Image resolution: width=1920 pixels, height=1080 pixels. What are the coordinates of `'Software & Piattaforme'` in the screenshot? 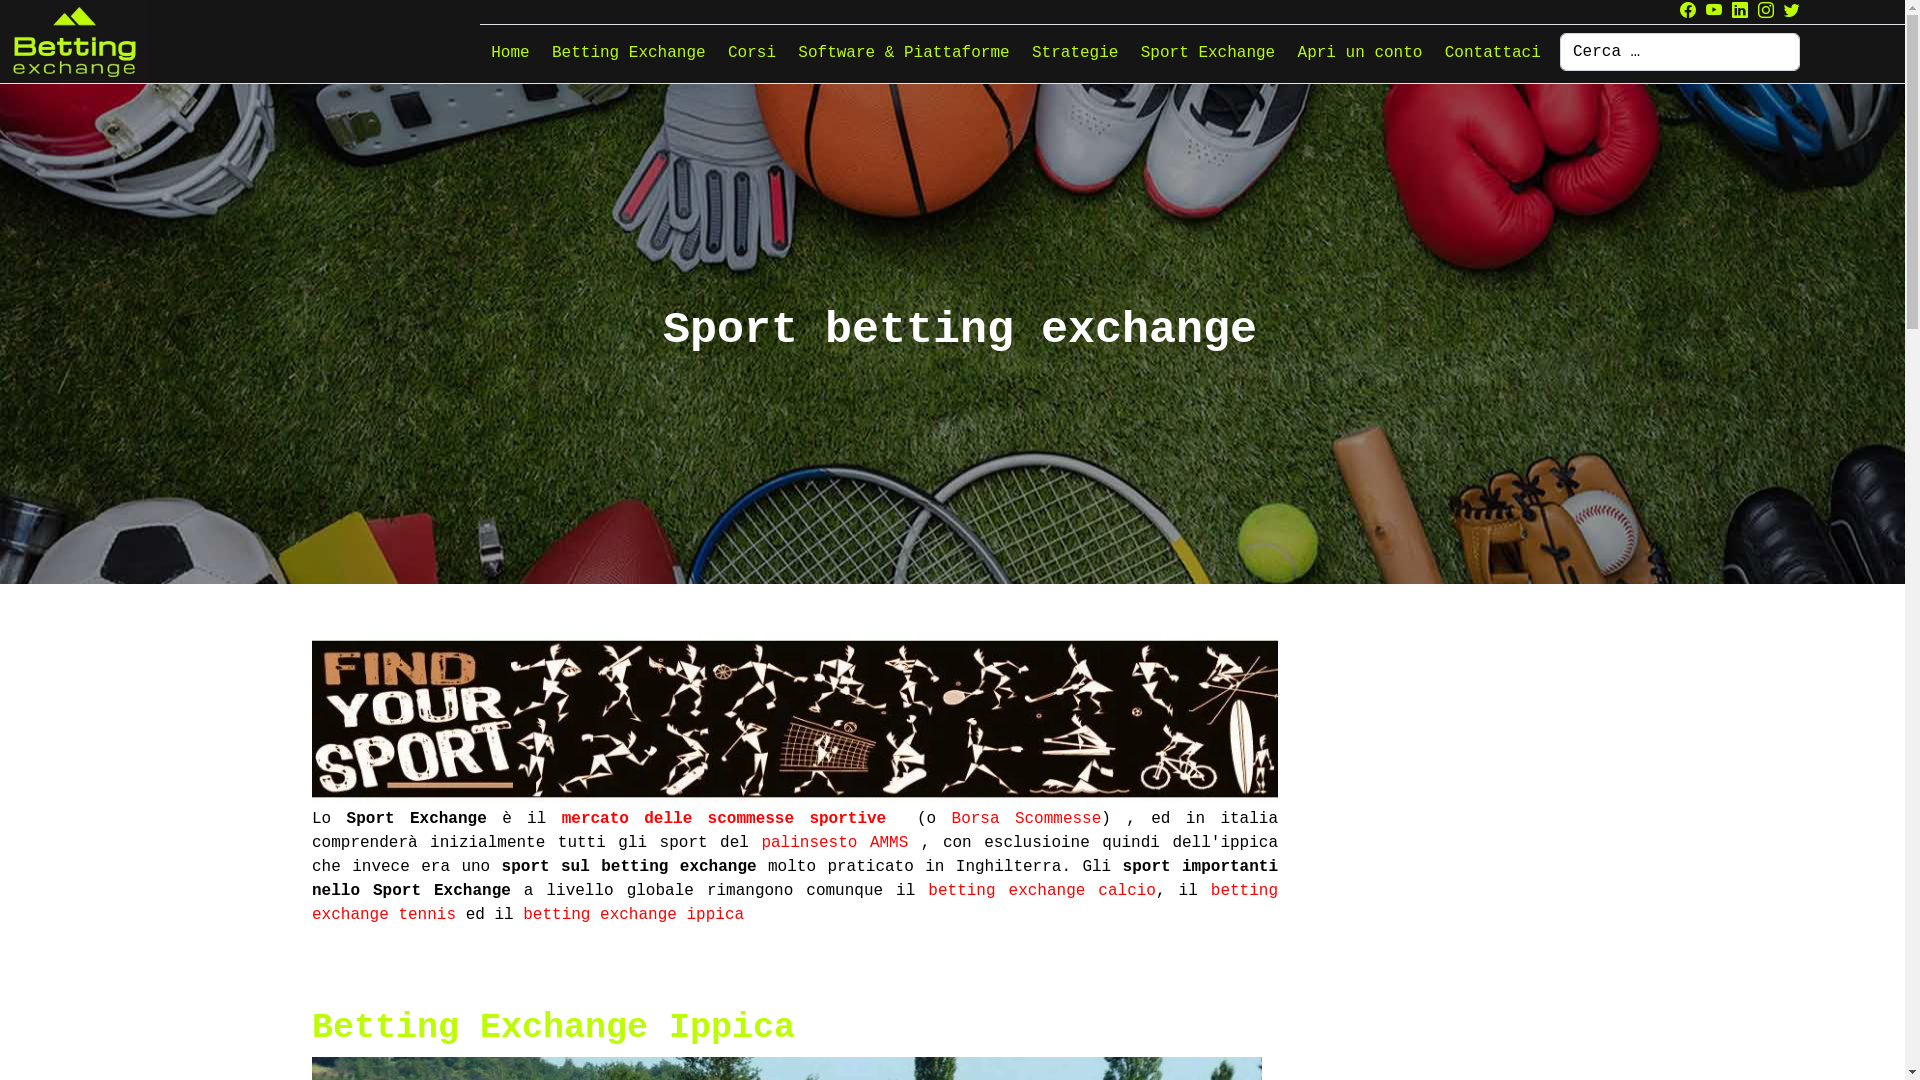 It's located at (902, 52).